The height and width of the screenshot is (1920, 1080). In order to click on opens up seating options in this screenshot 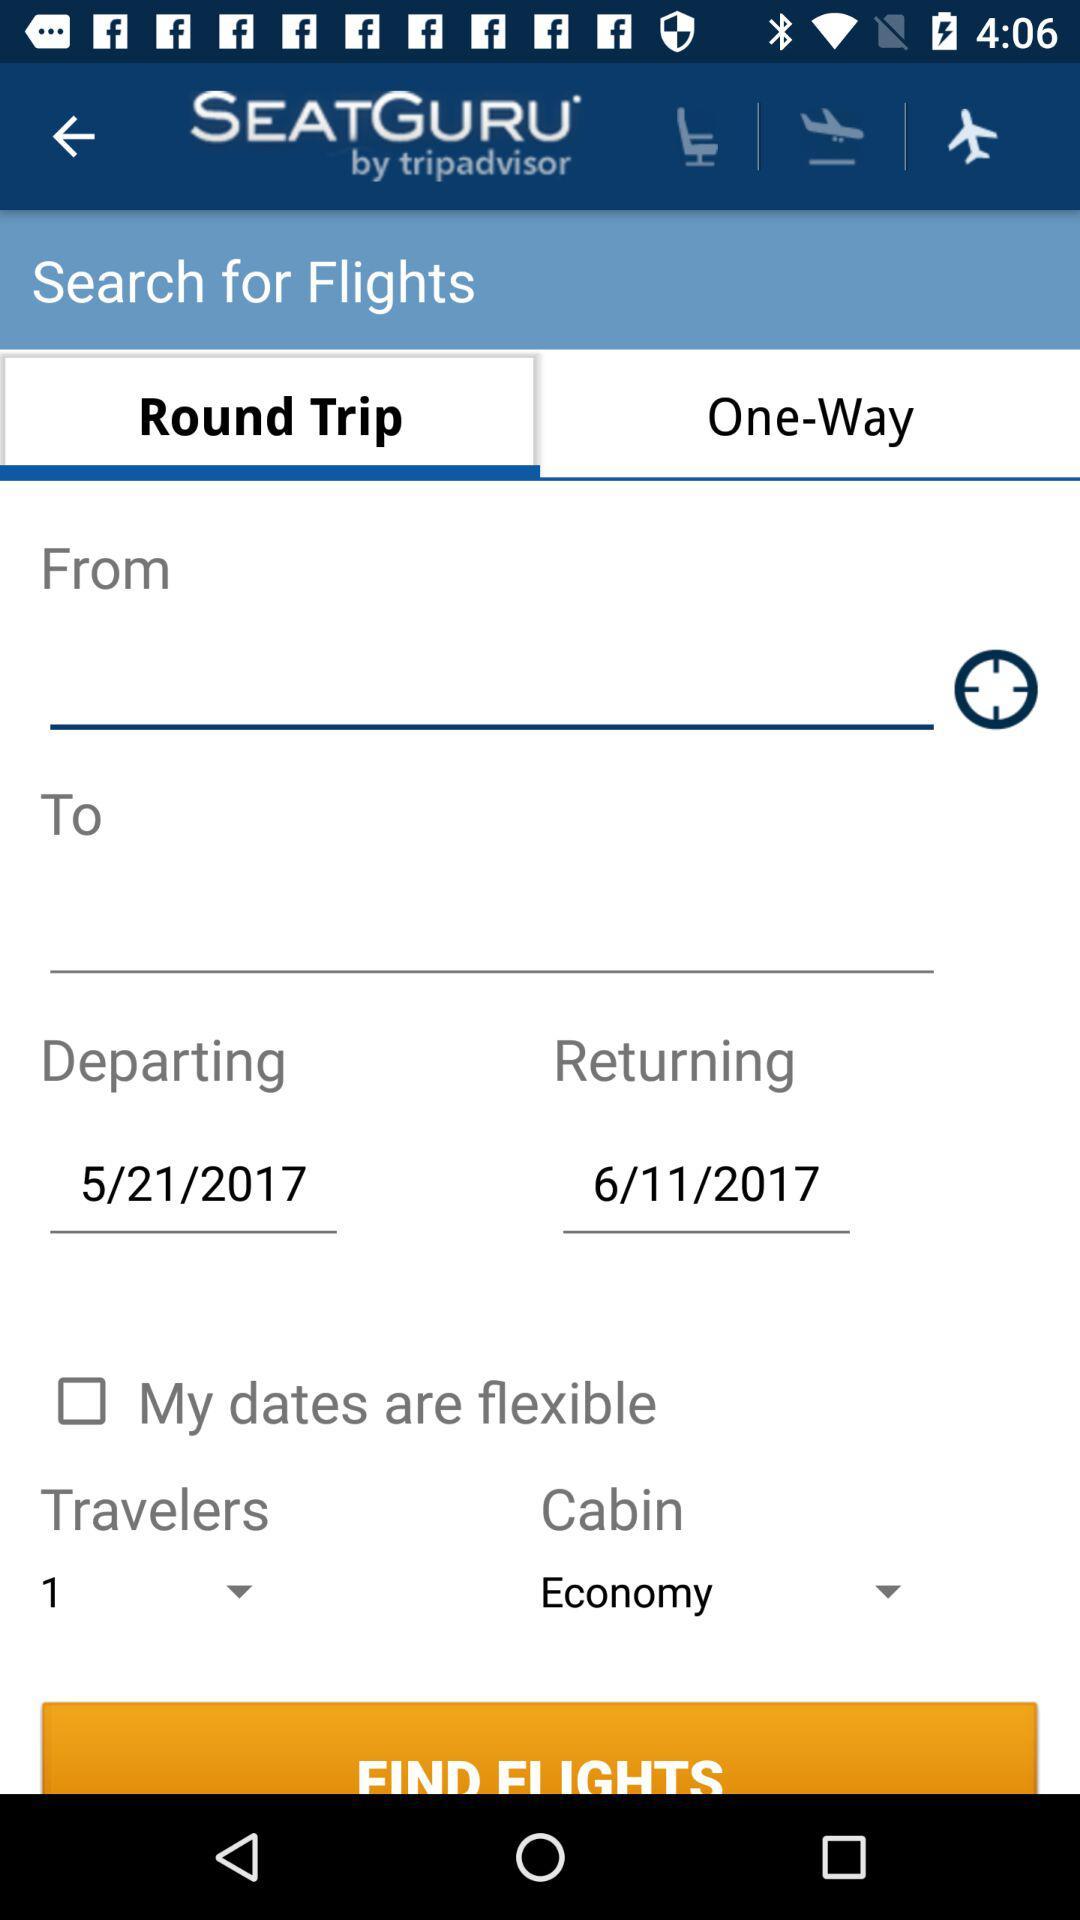, I will do `click(696, 135)`.